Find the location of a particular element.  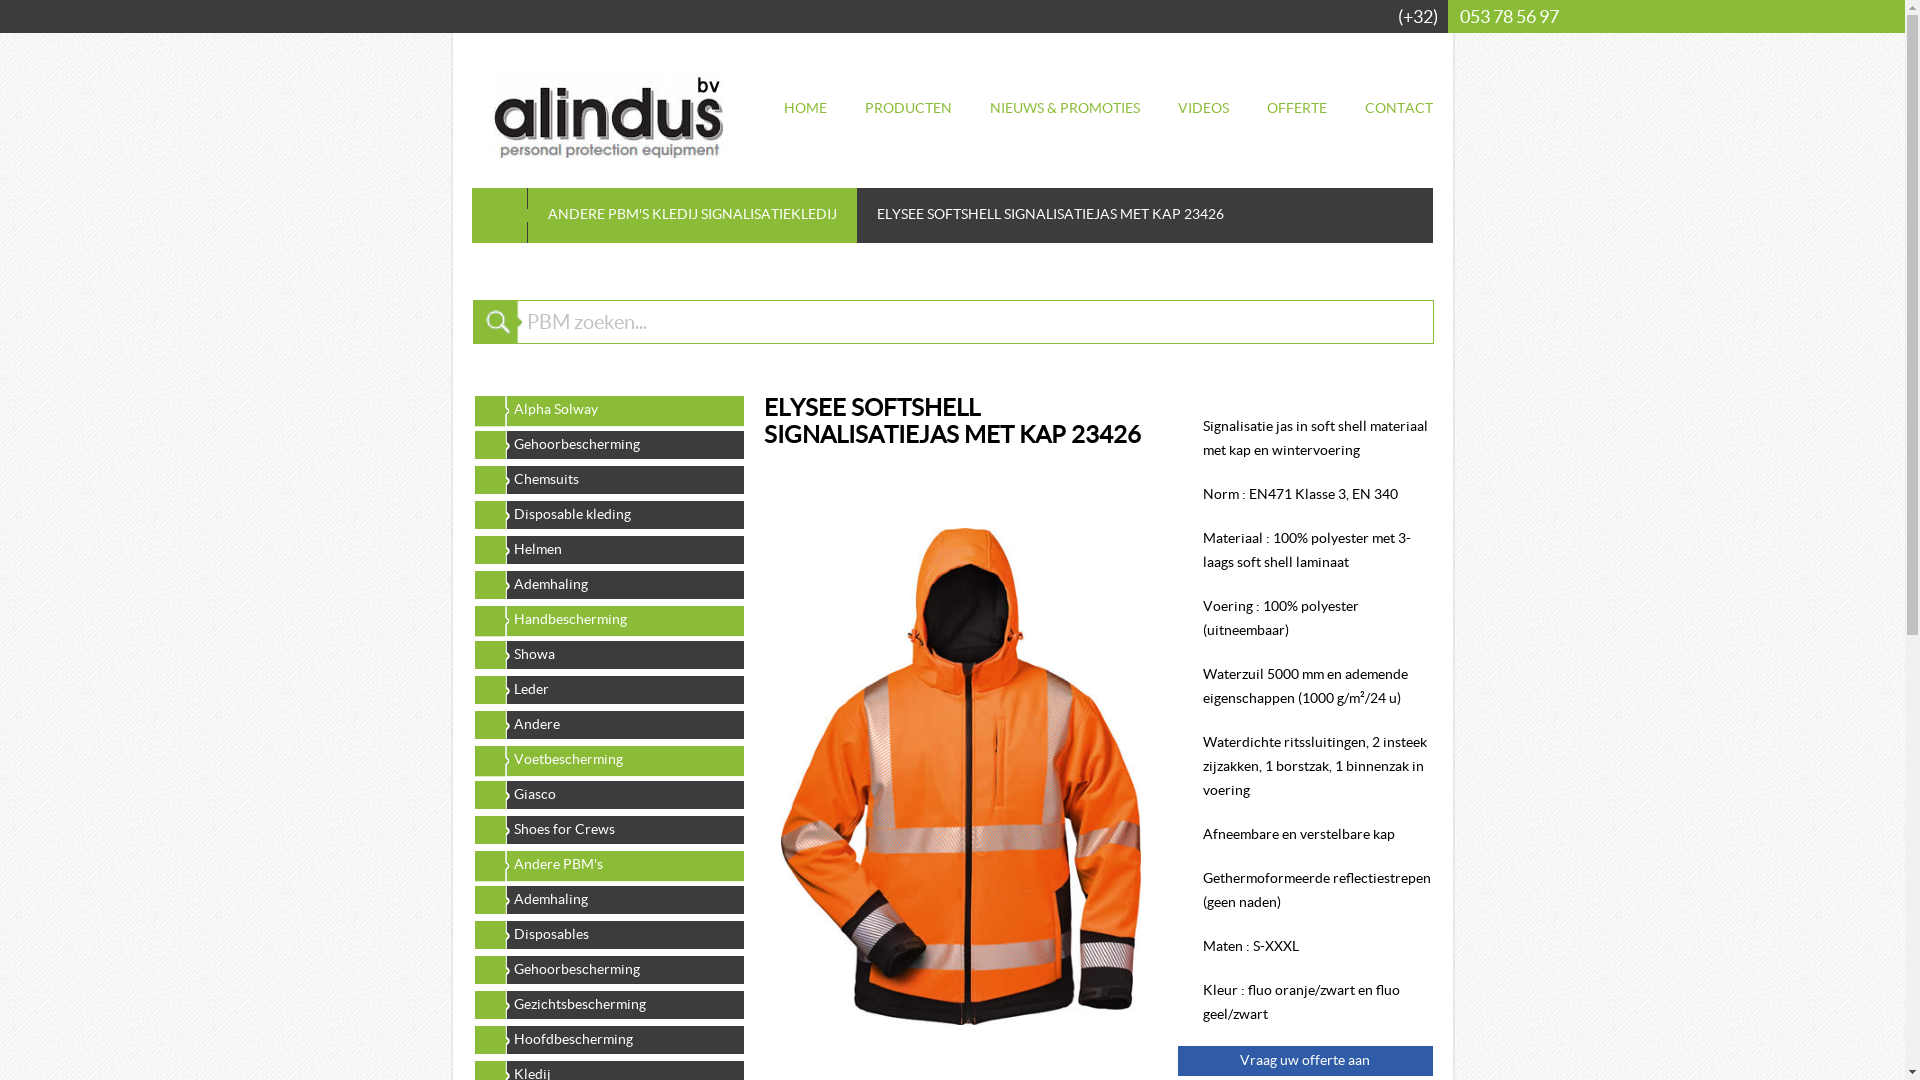

'Helmen' is located at coordinates (606, 548).